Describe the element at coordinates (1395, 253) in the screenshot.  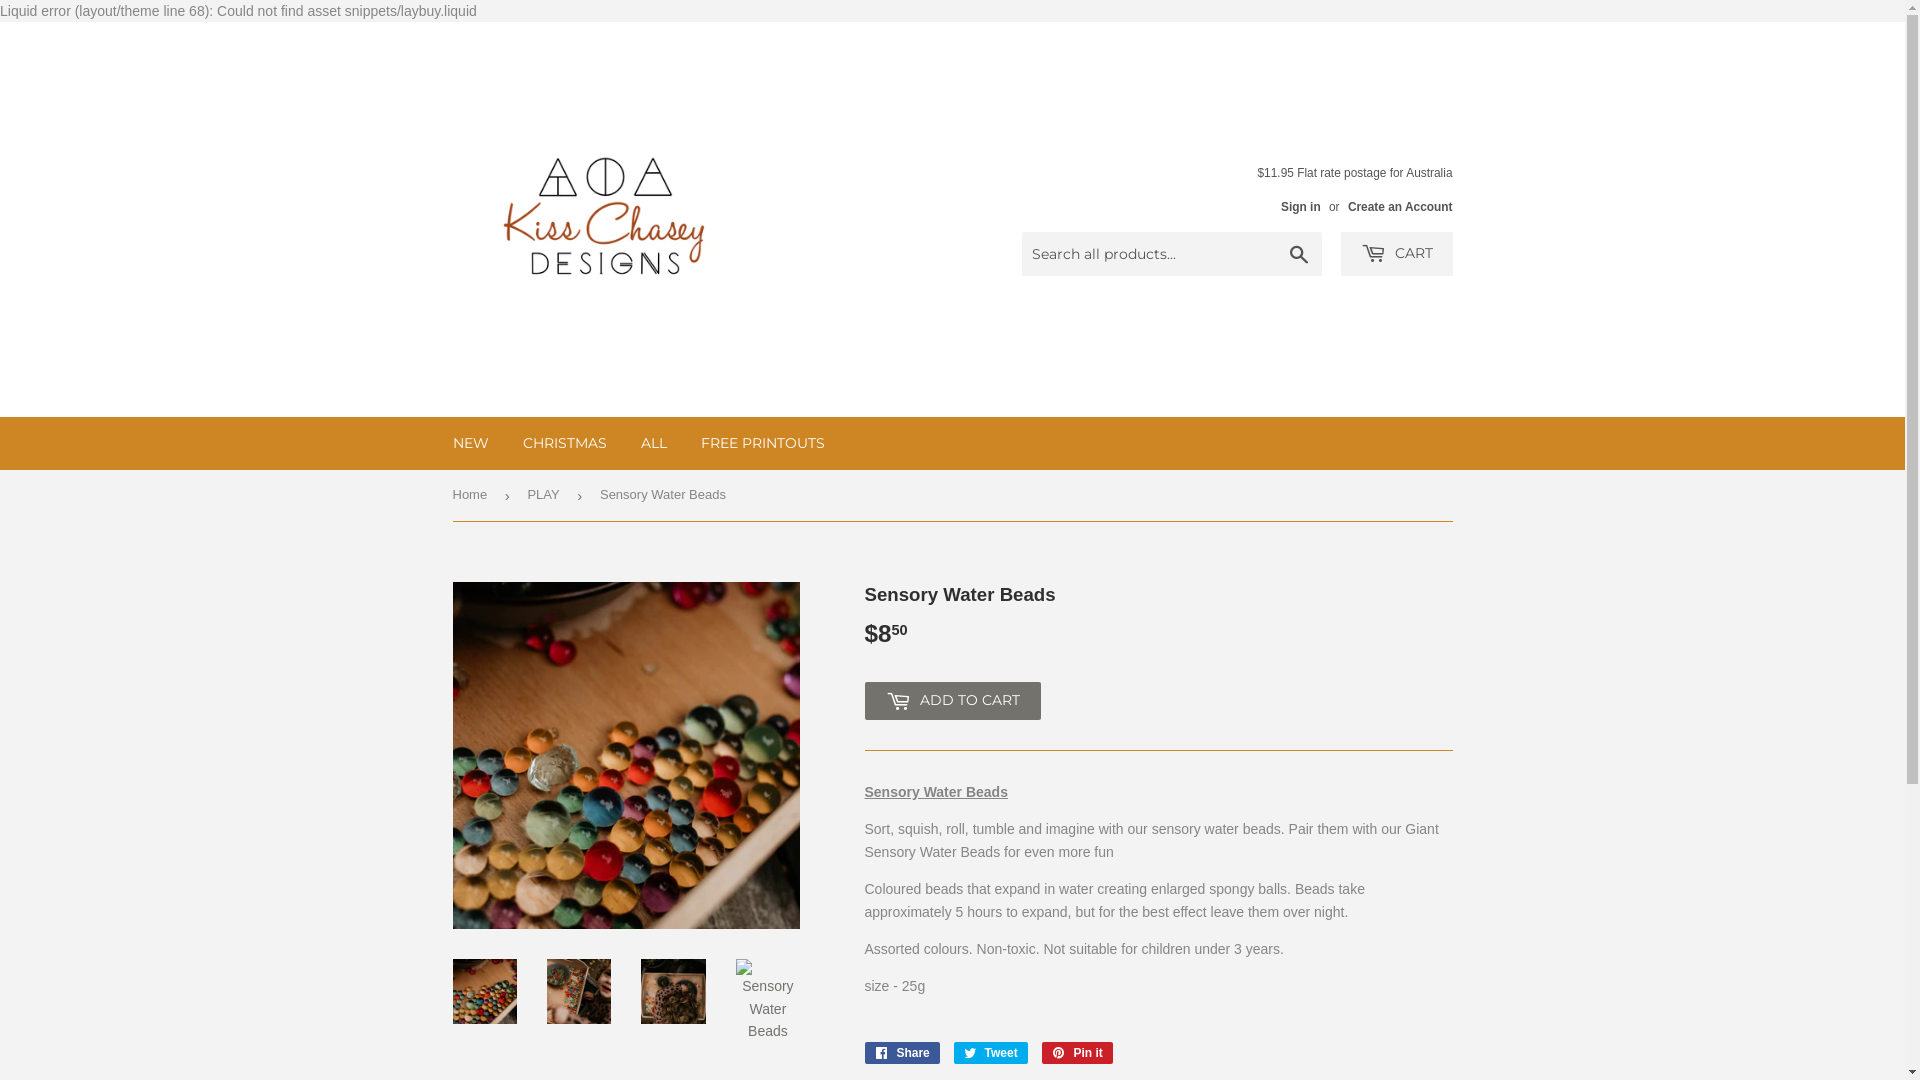
I see `'CART'` at that location.